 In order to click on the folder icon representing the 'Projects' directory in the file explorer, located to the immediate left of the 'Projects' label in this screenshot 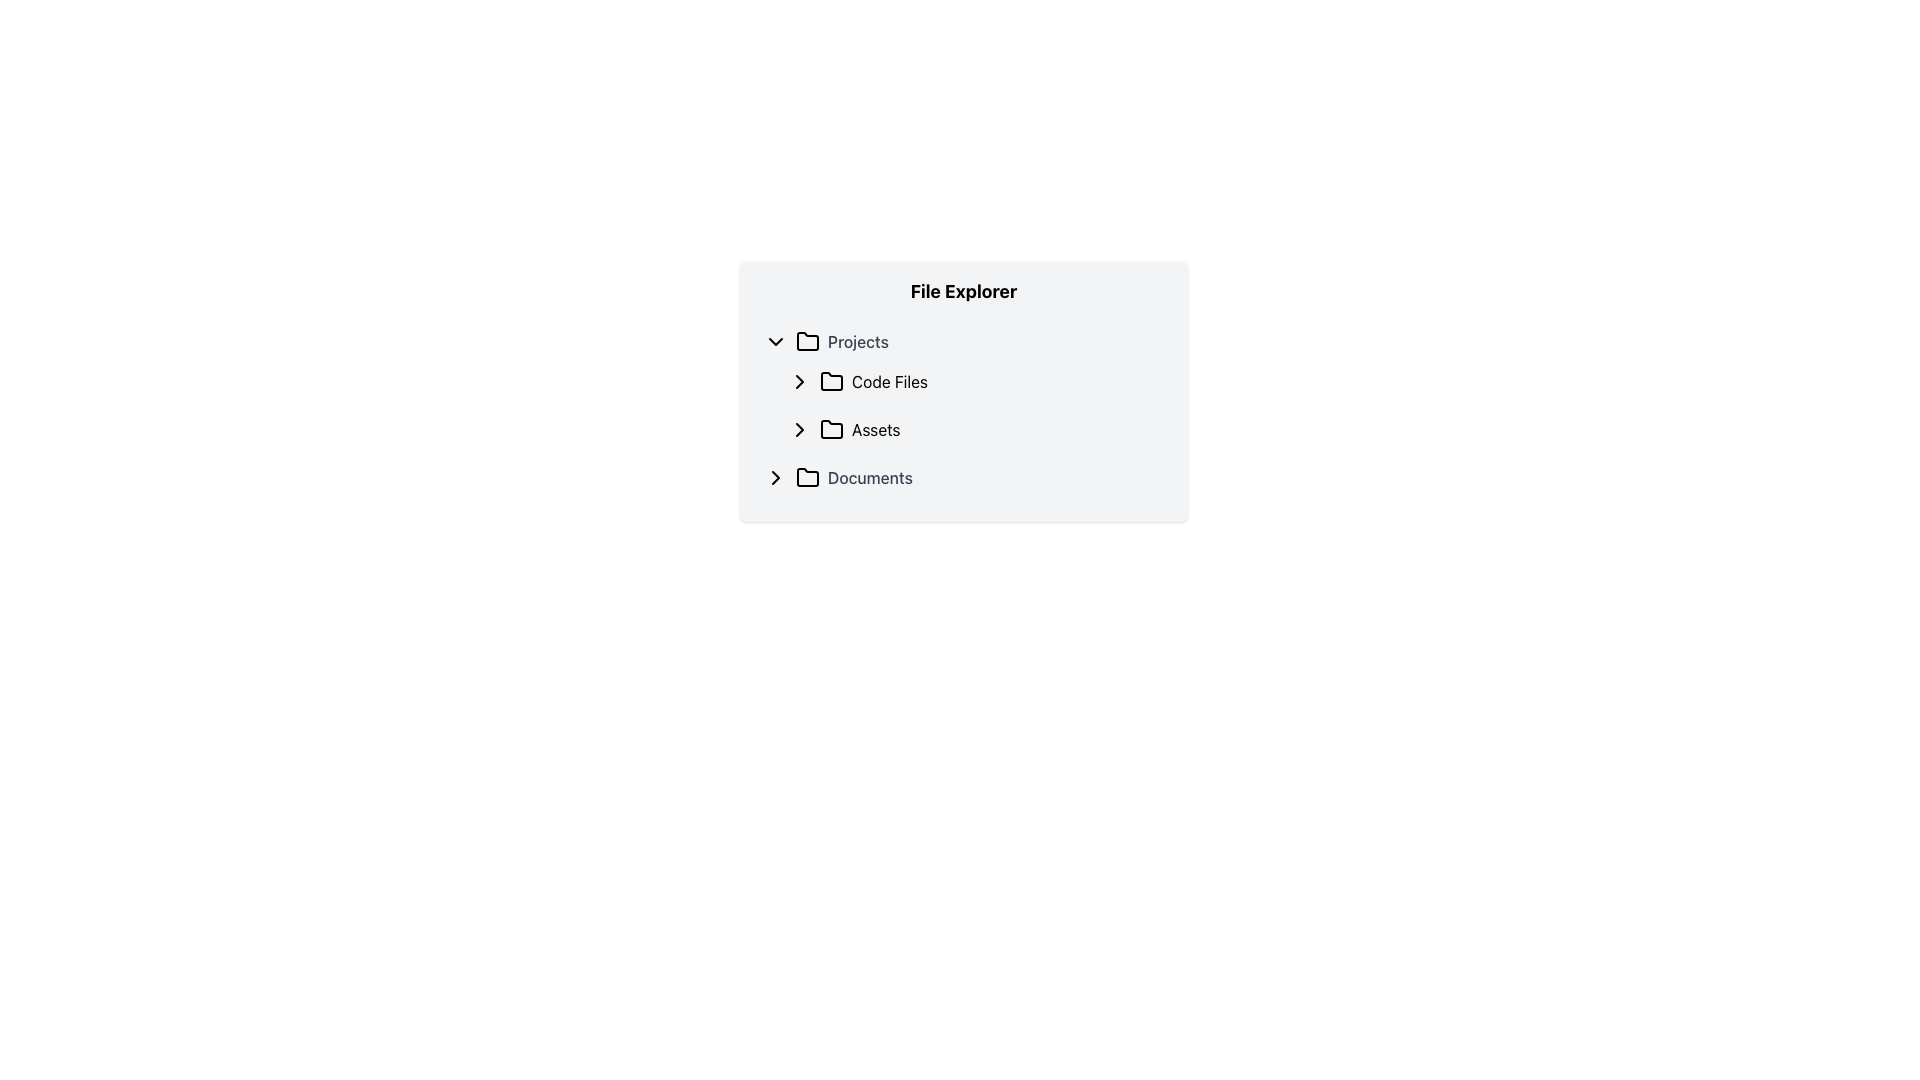, I will do `click(807, 340)`.